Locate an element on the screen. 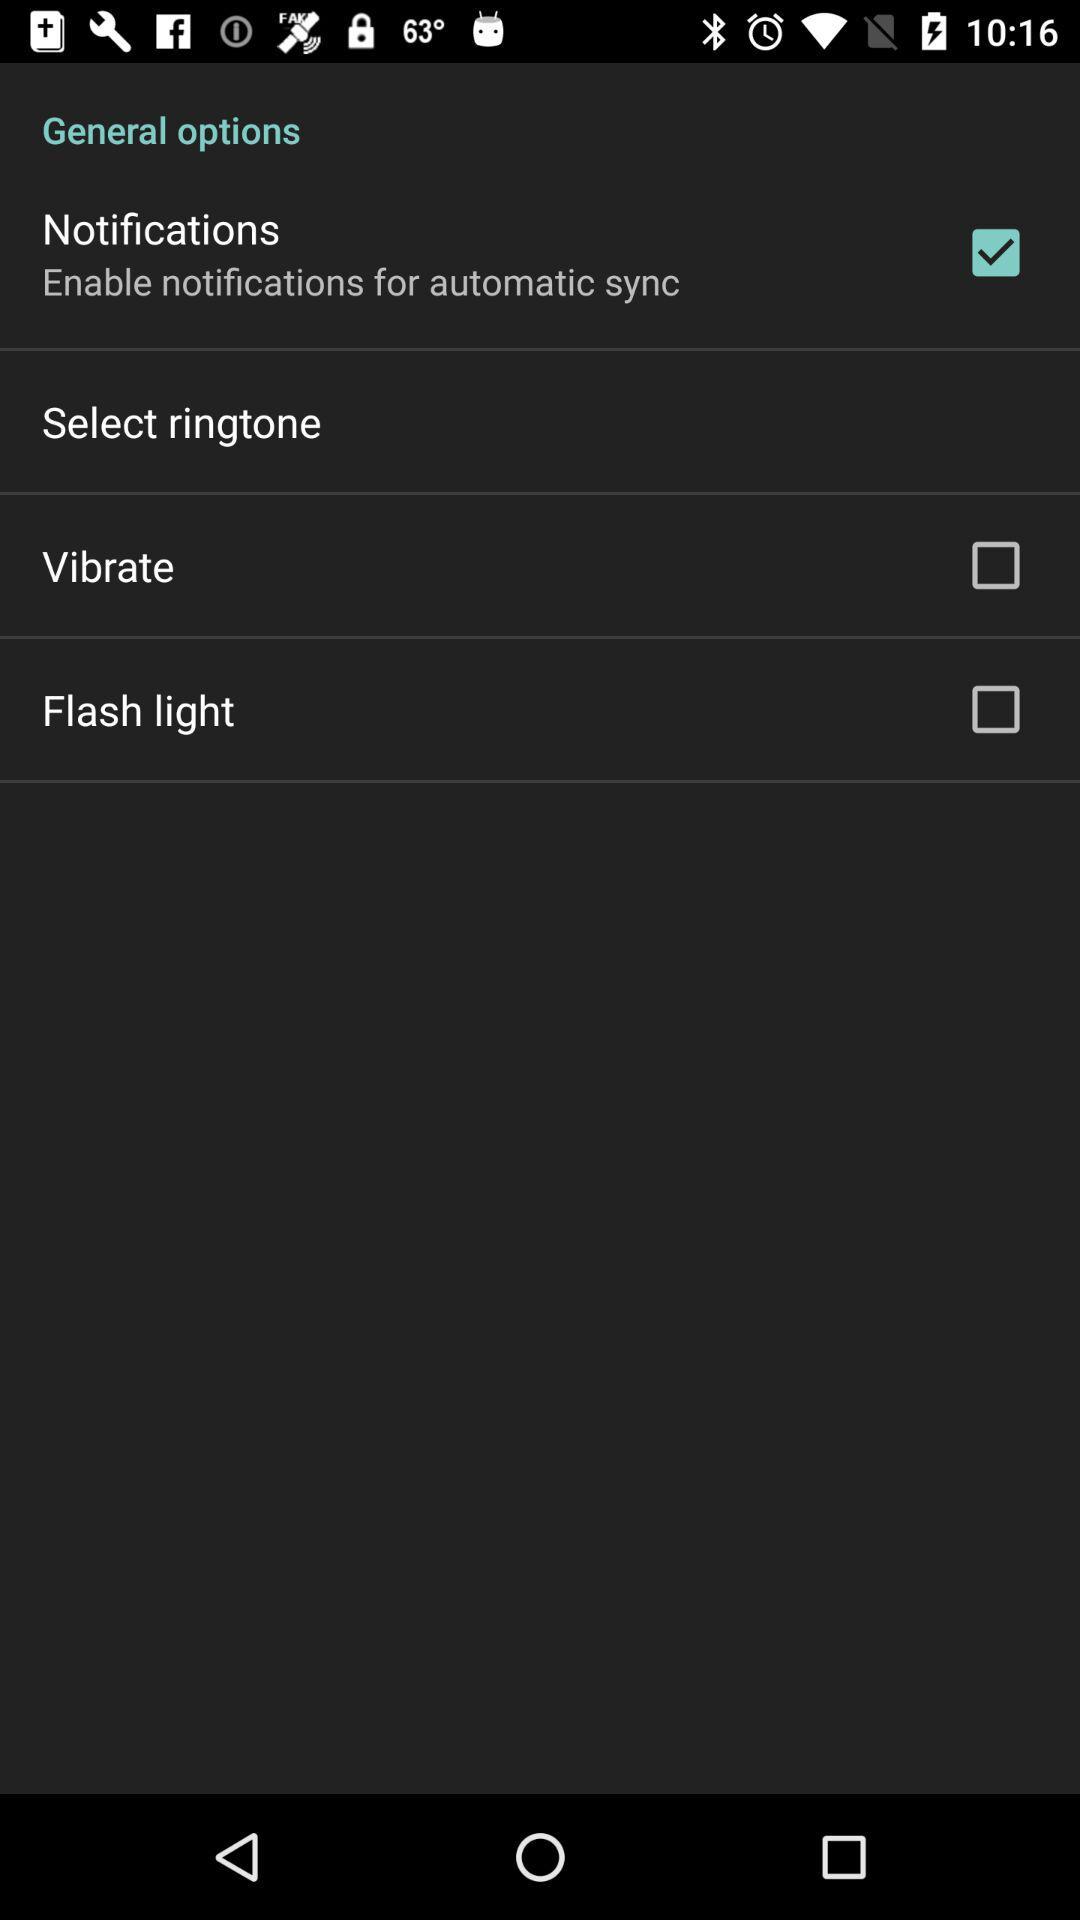  the icon below vibrate is located at coordinates (137, 709).